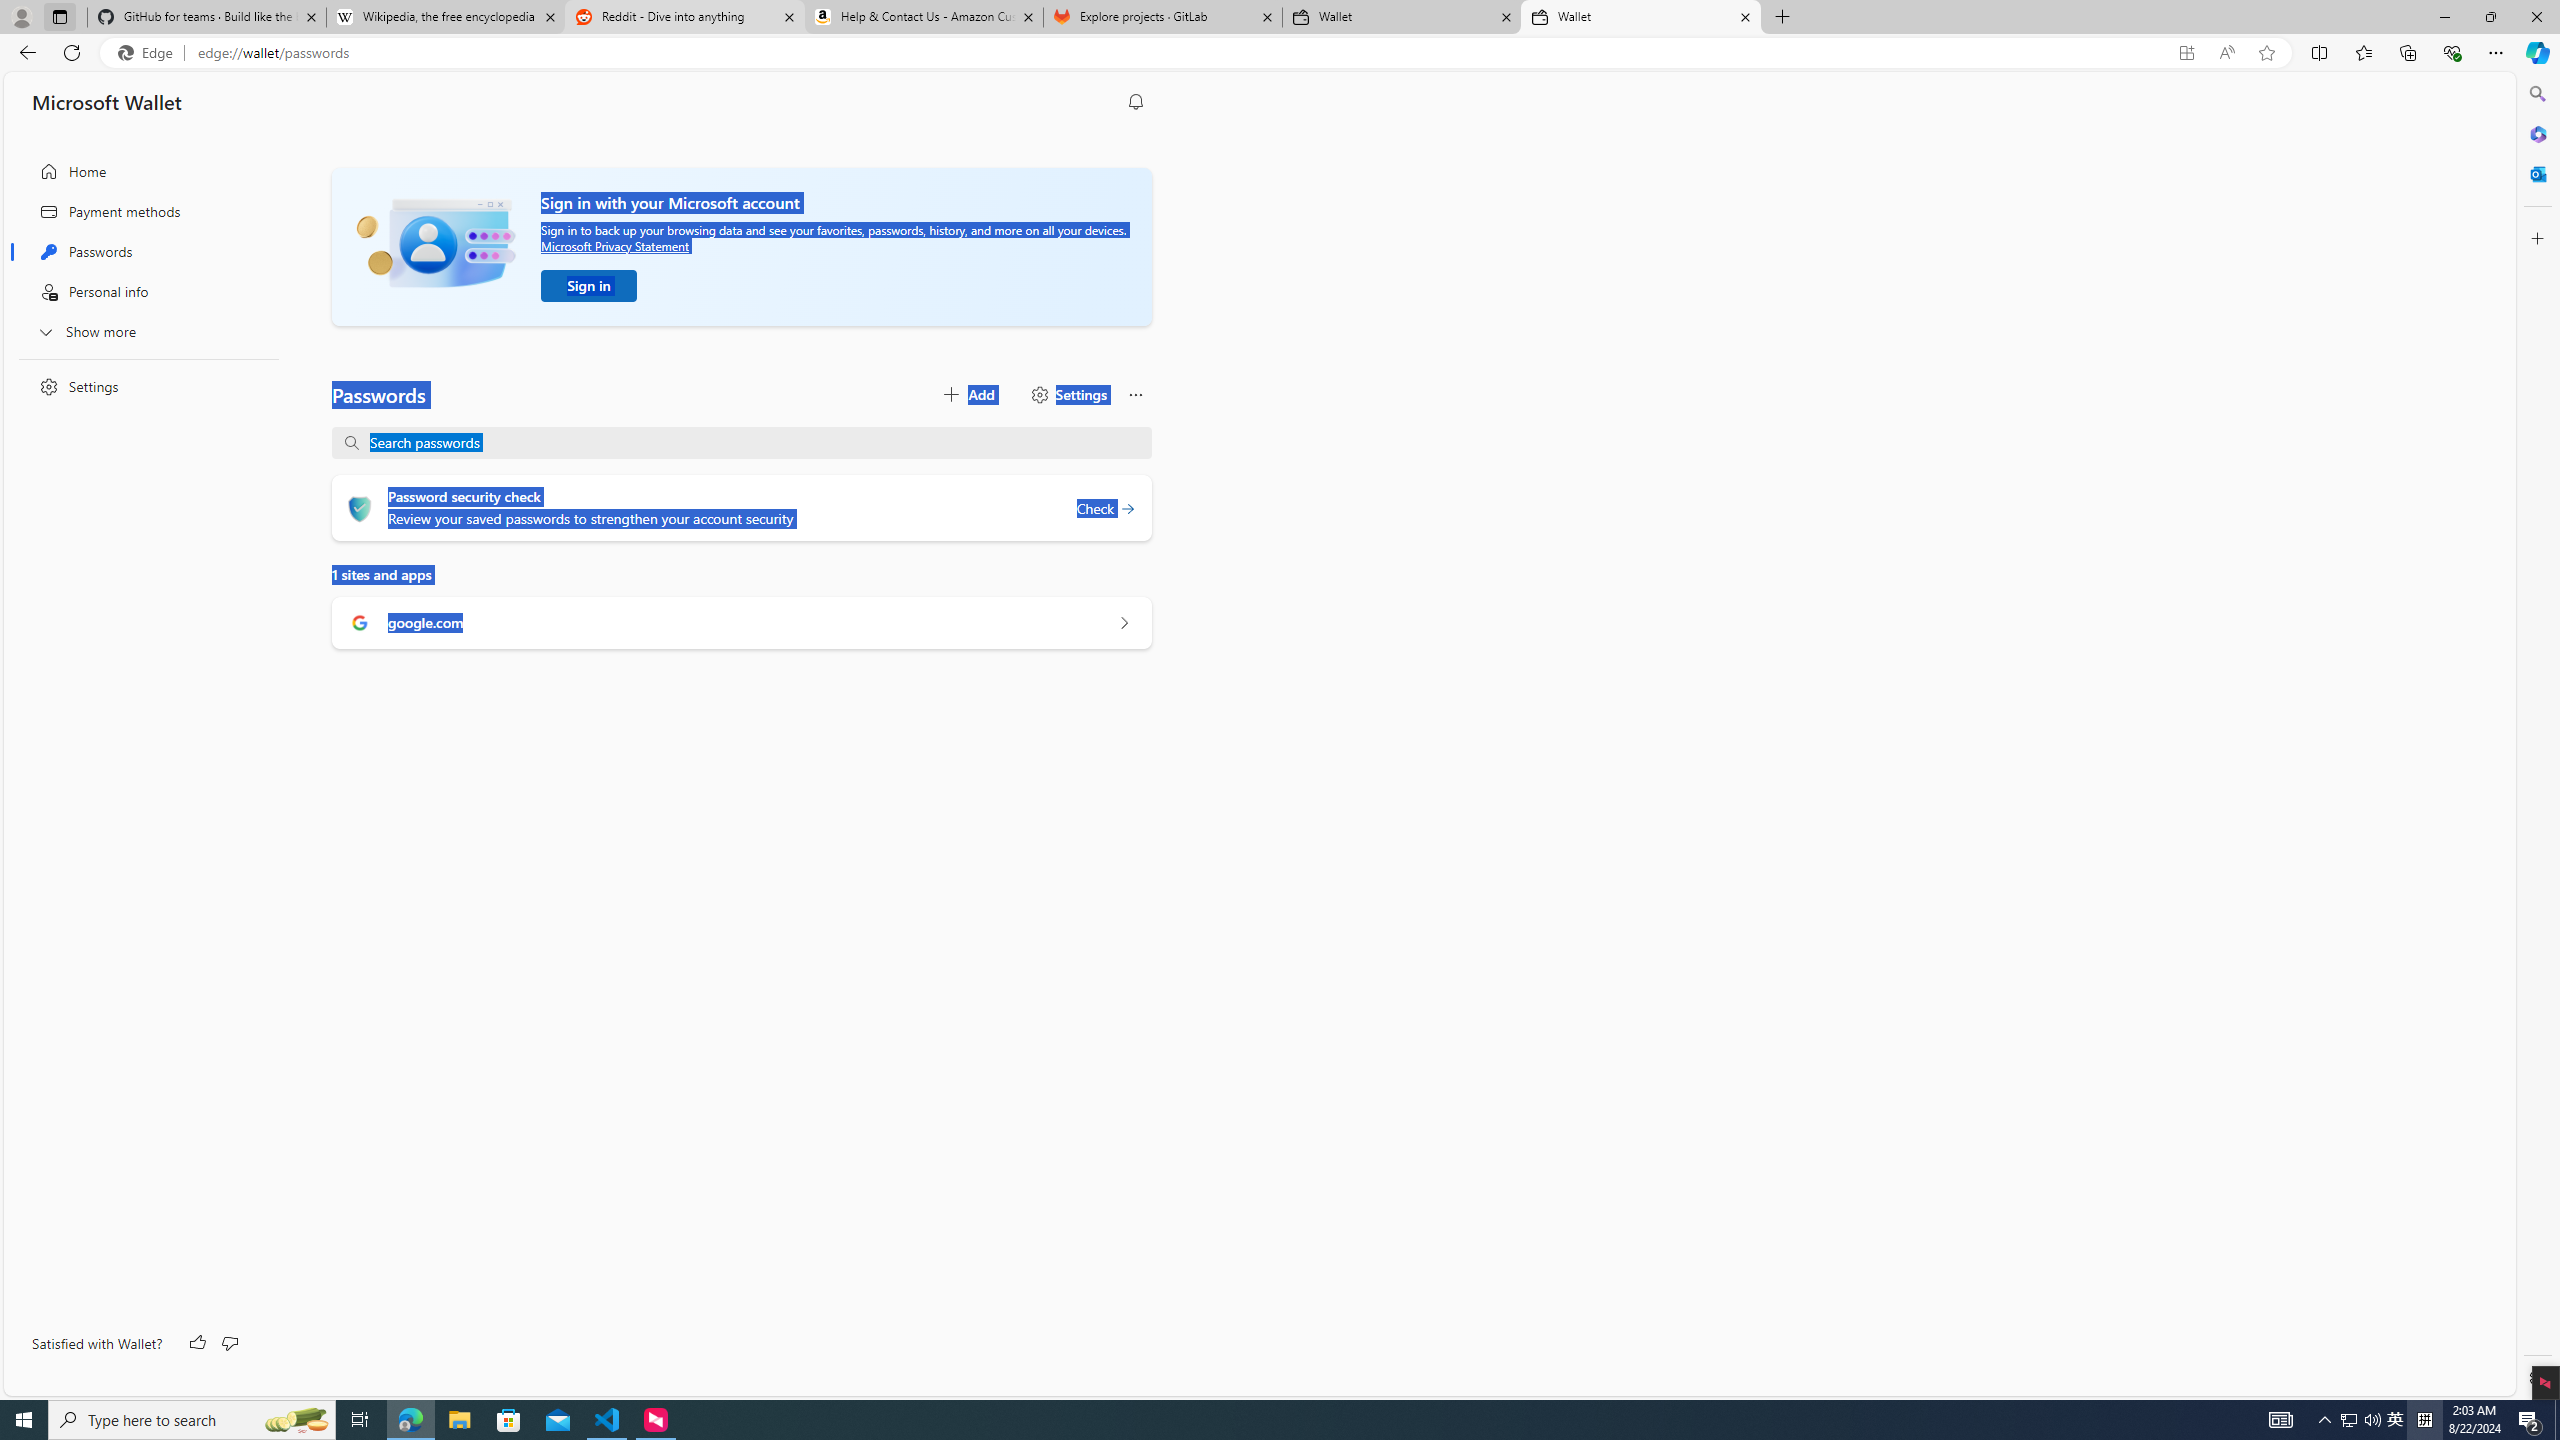  What do you see at coordinates (142, 291) in the screenshot?
I see `'Personal info'` at bounding box center [142, 291].